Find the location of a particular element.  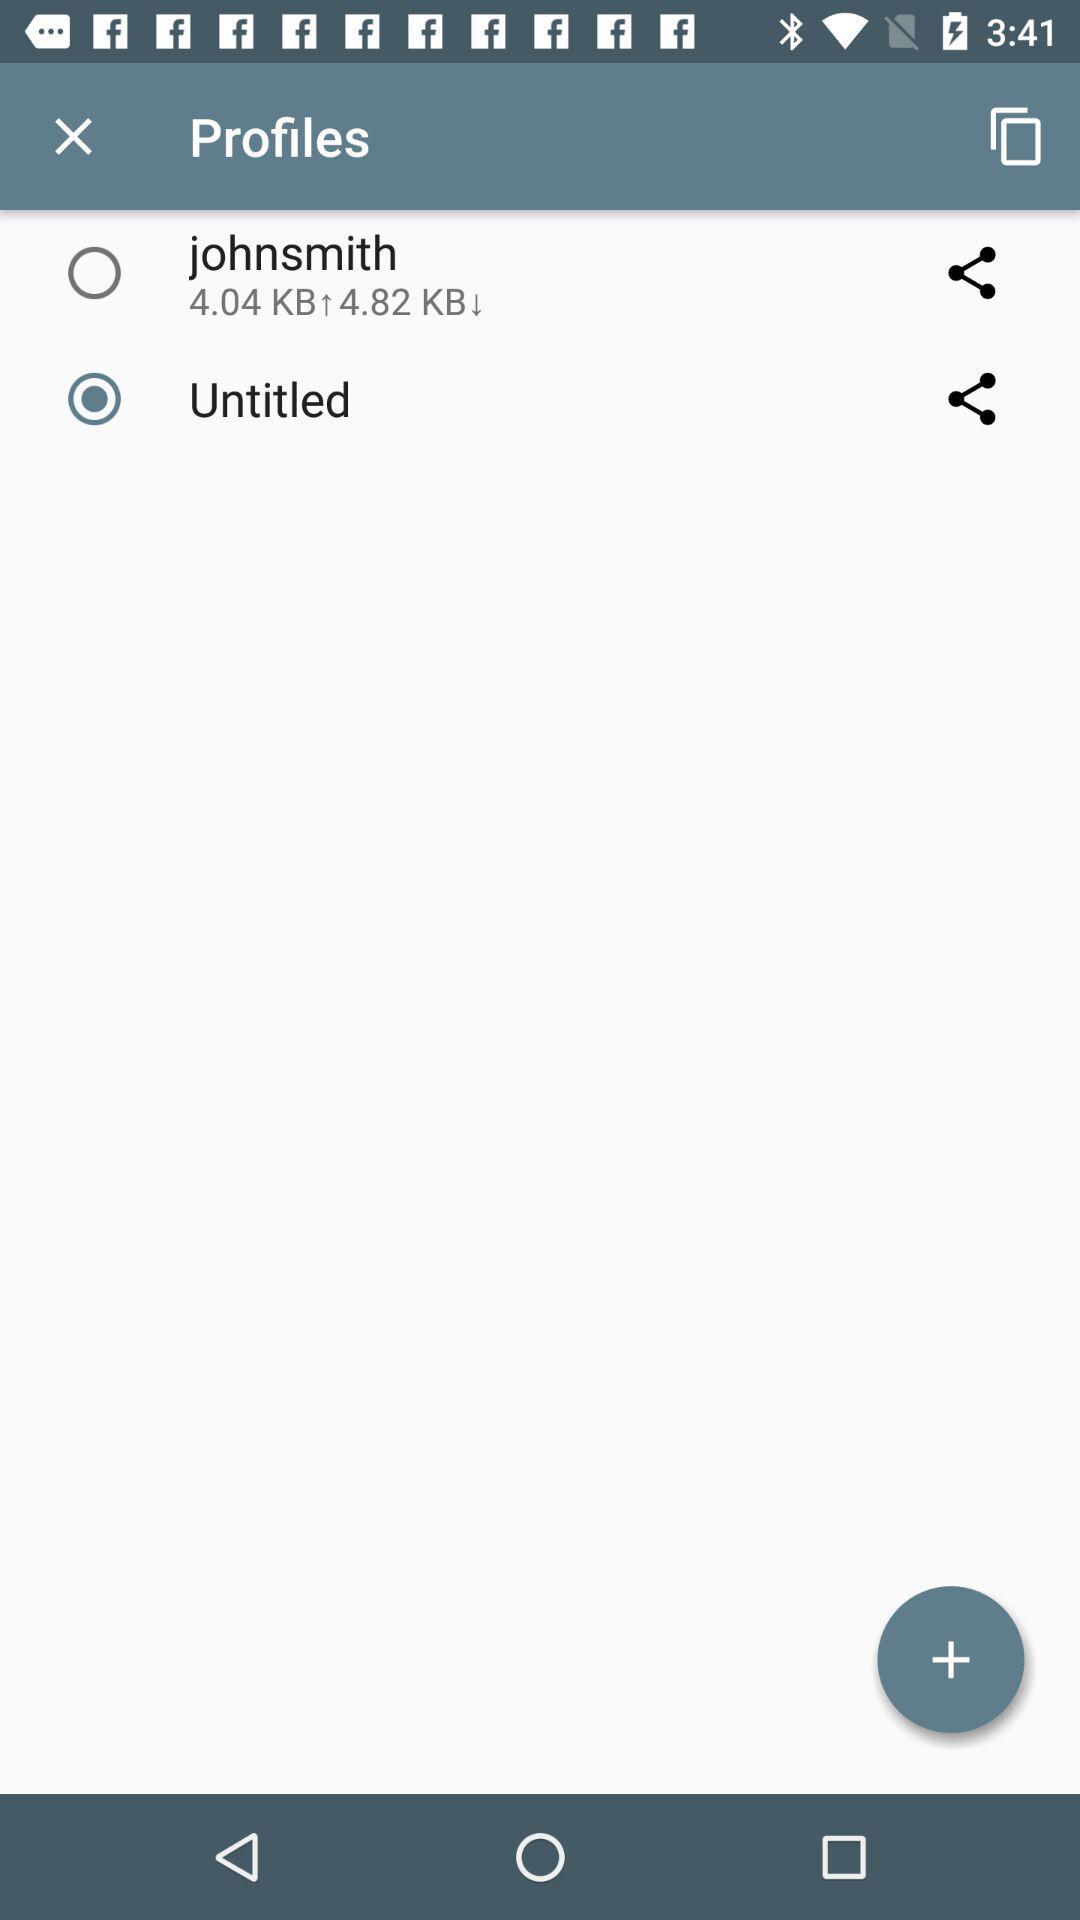

the add icon is located at coordinates (950, 1659).